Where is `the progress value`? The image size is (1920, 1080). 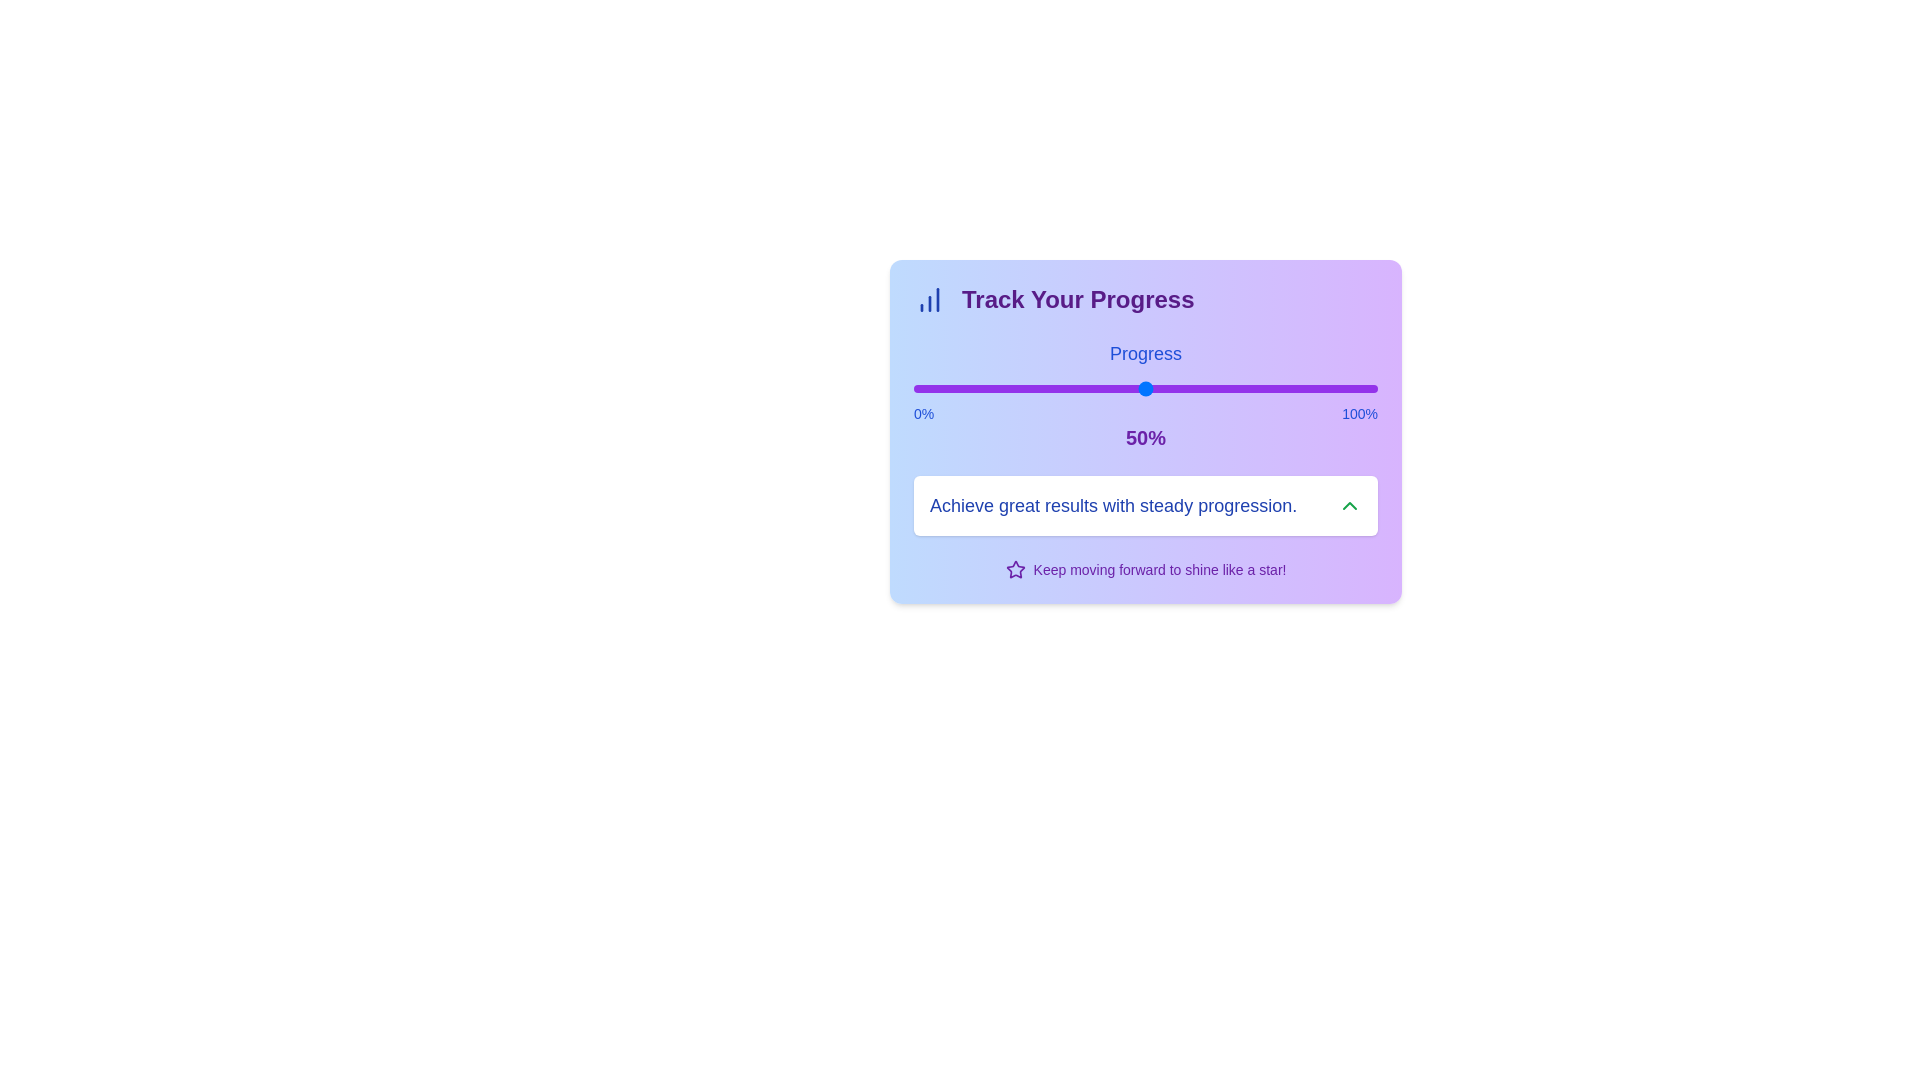 the progress value is located at coordinates (1011, 389).